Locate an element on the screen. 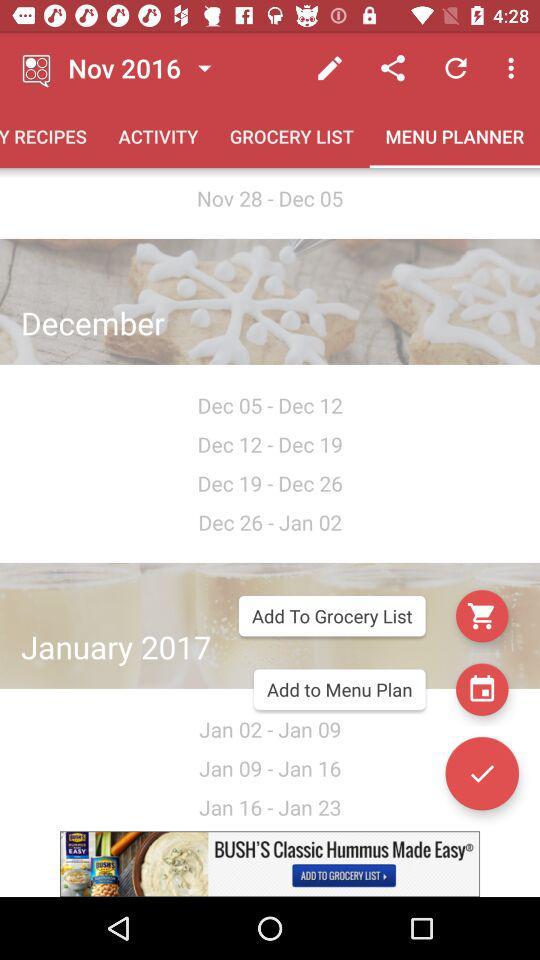  the date_range icon is located at coordinates (481, 689).